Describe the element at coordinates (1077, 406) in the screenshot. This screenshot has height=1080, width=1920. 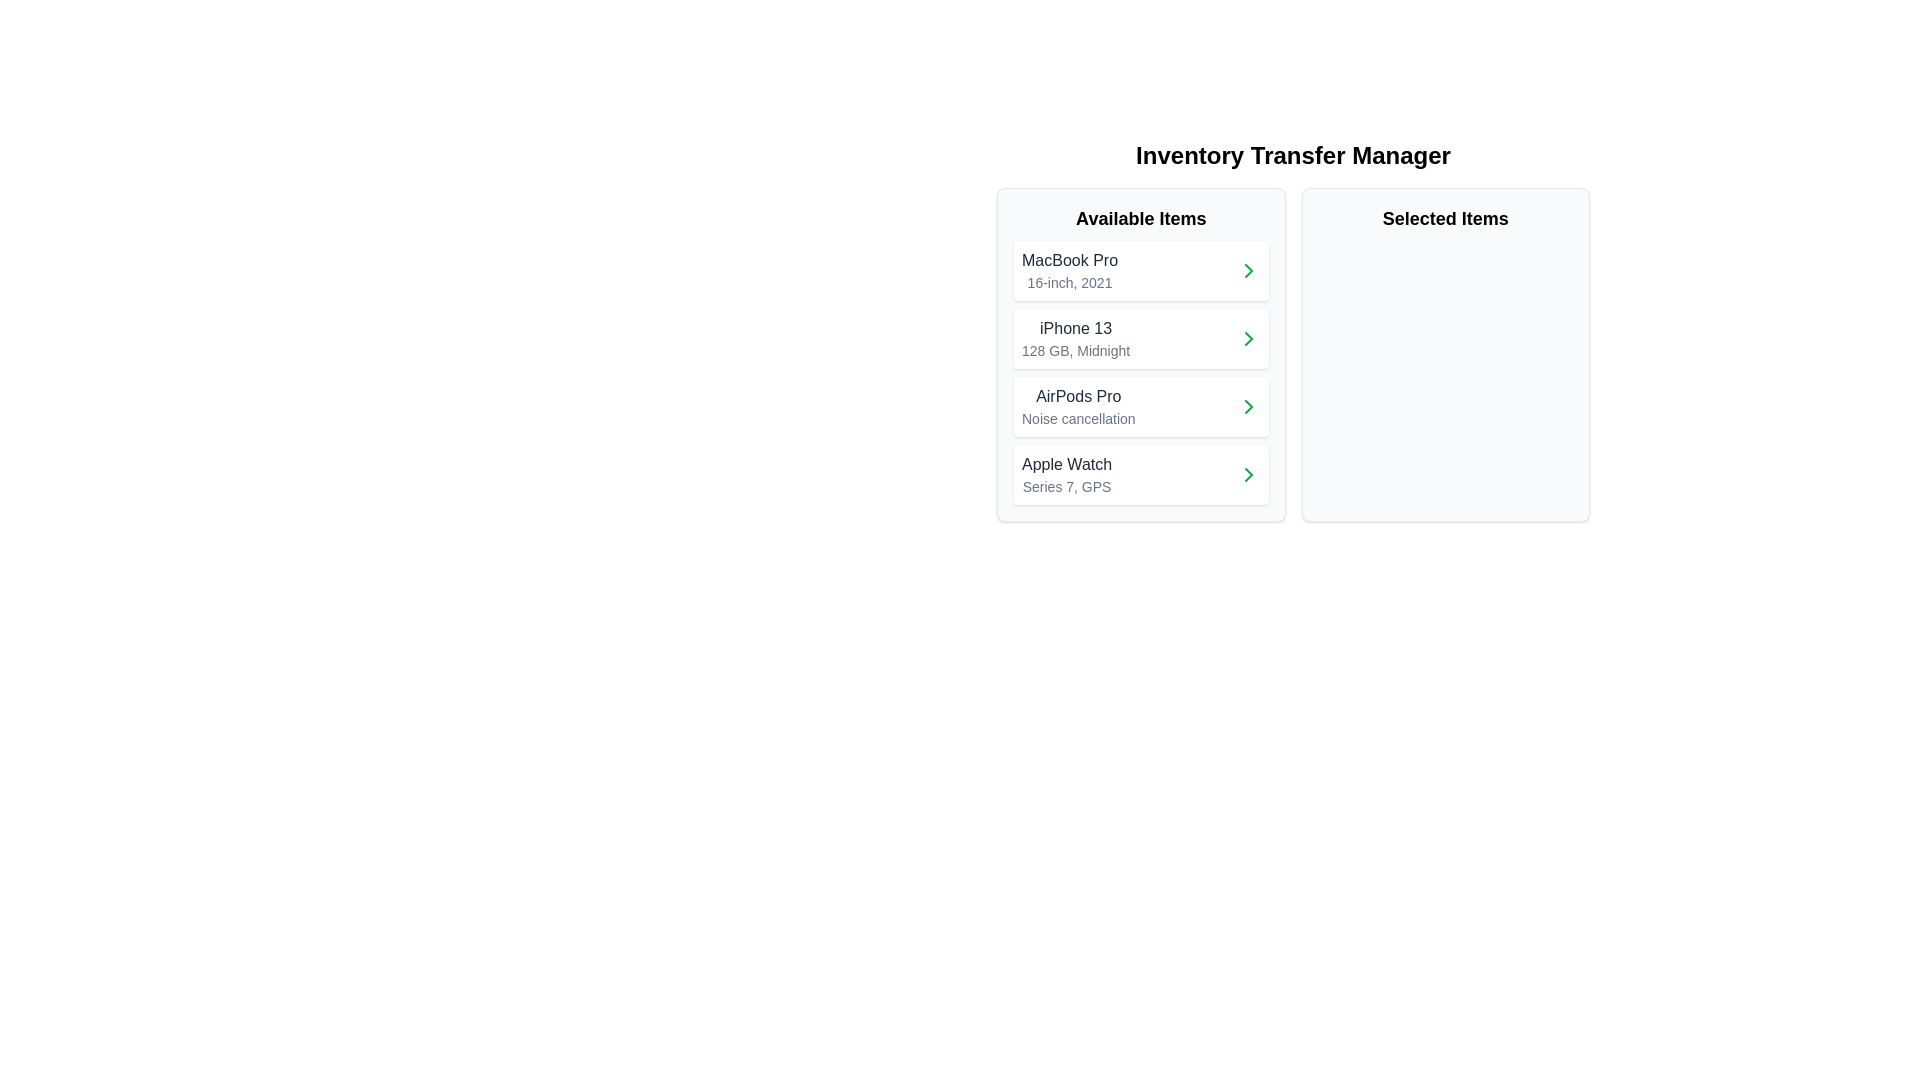
I see `the 'AirPods Pro' text block in the 'Available Items' section` at that location.